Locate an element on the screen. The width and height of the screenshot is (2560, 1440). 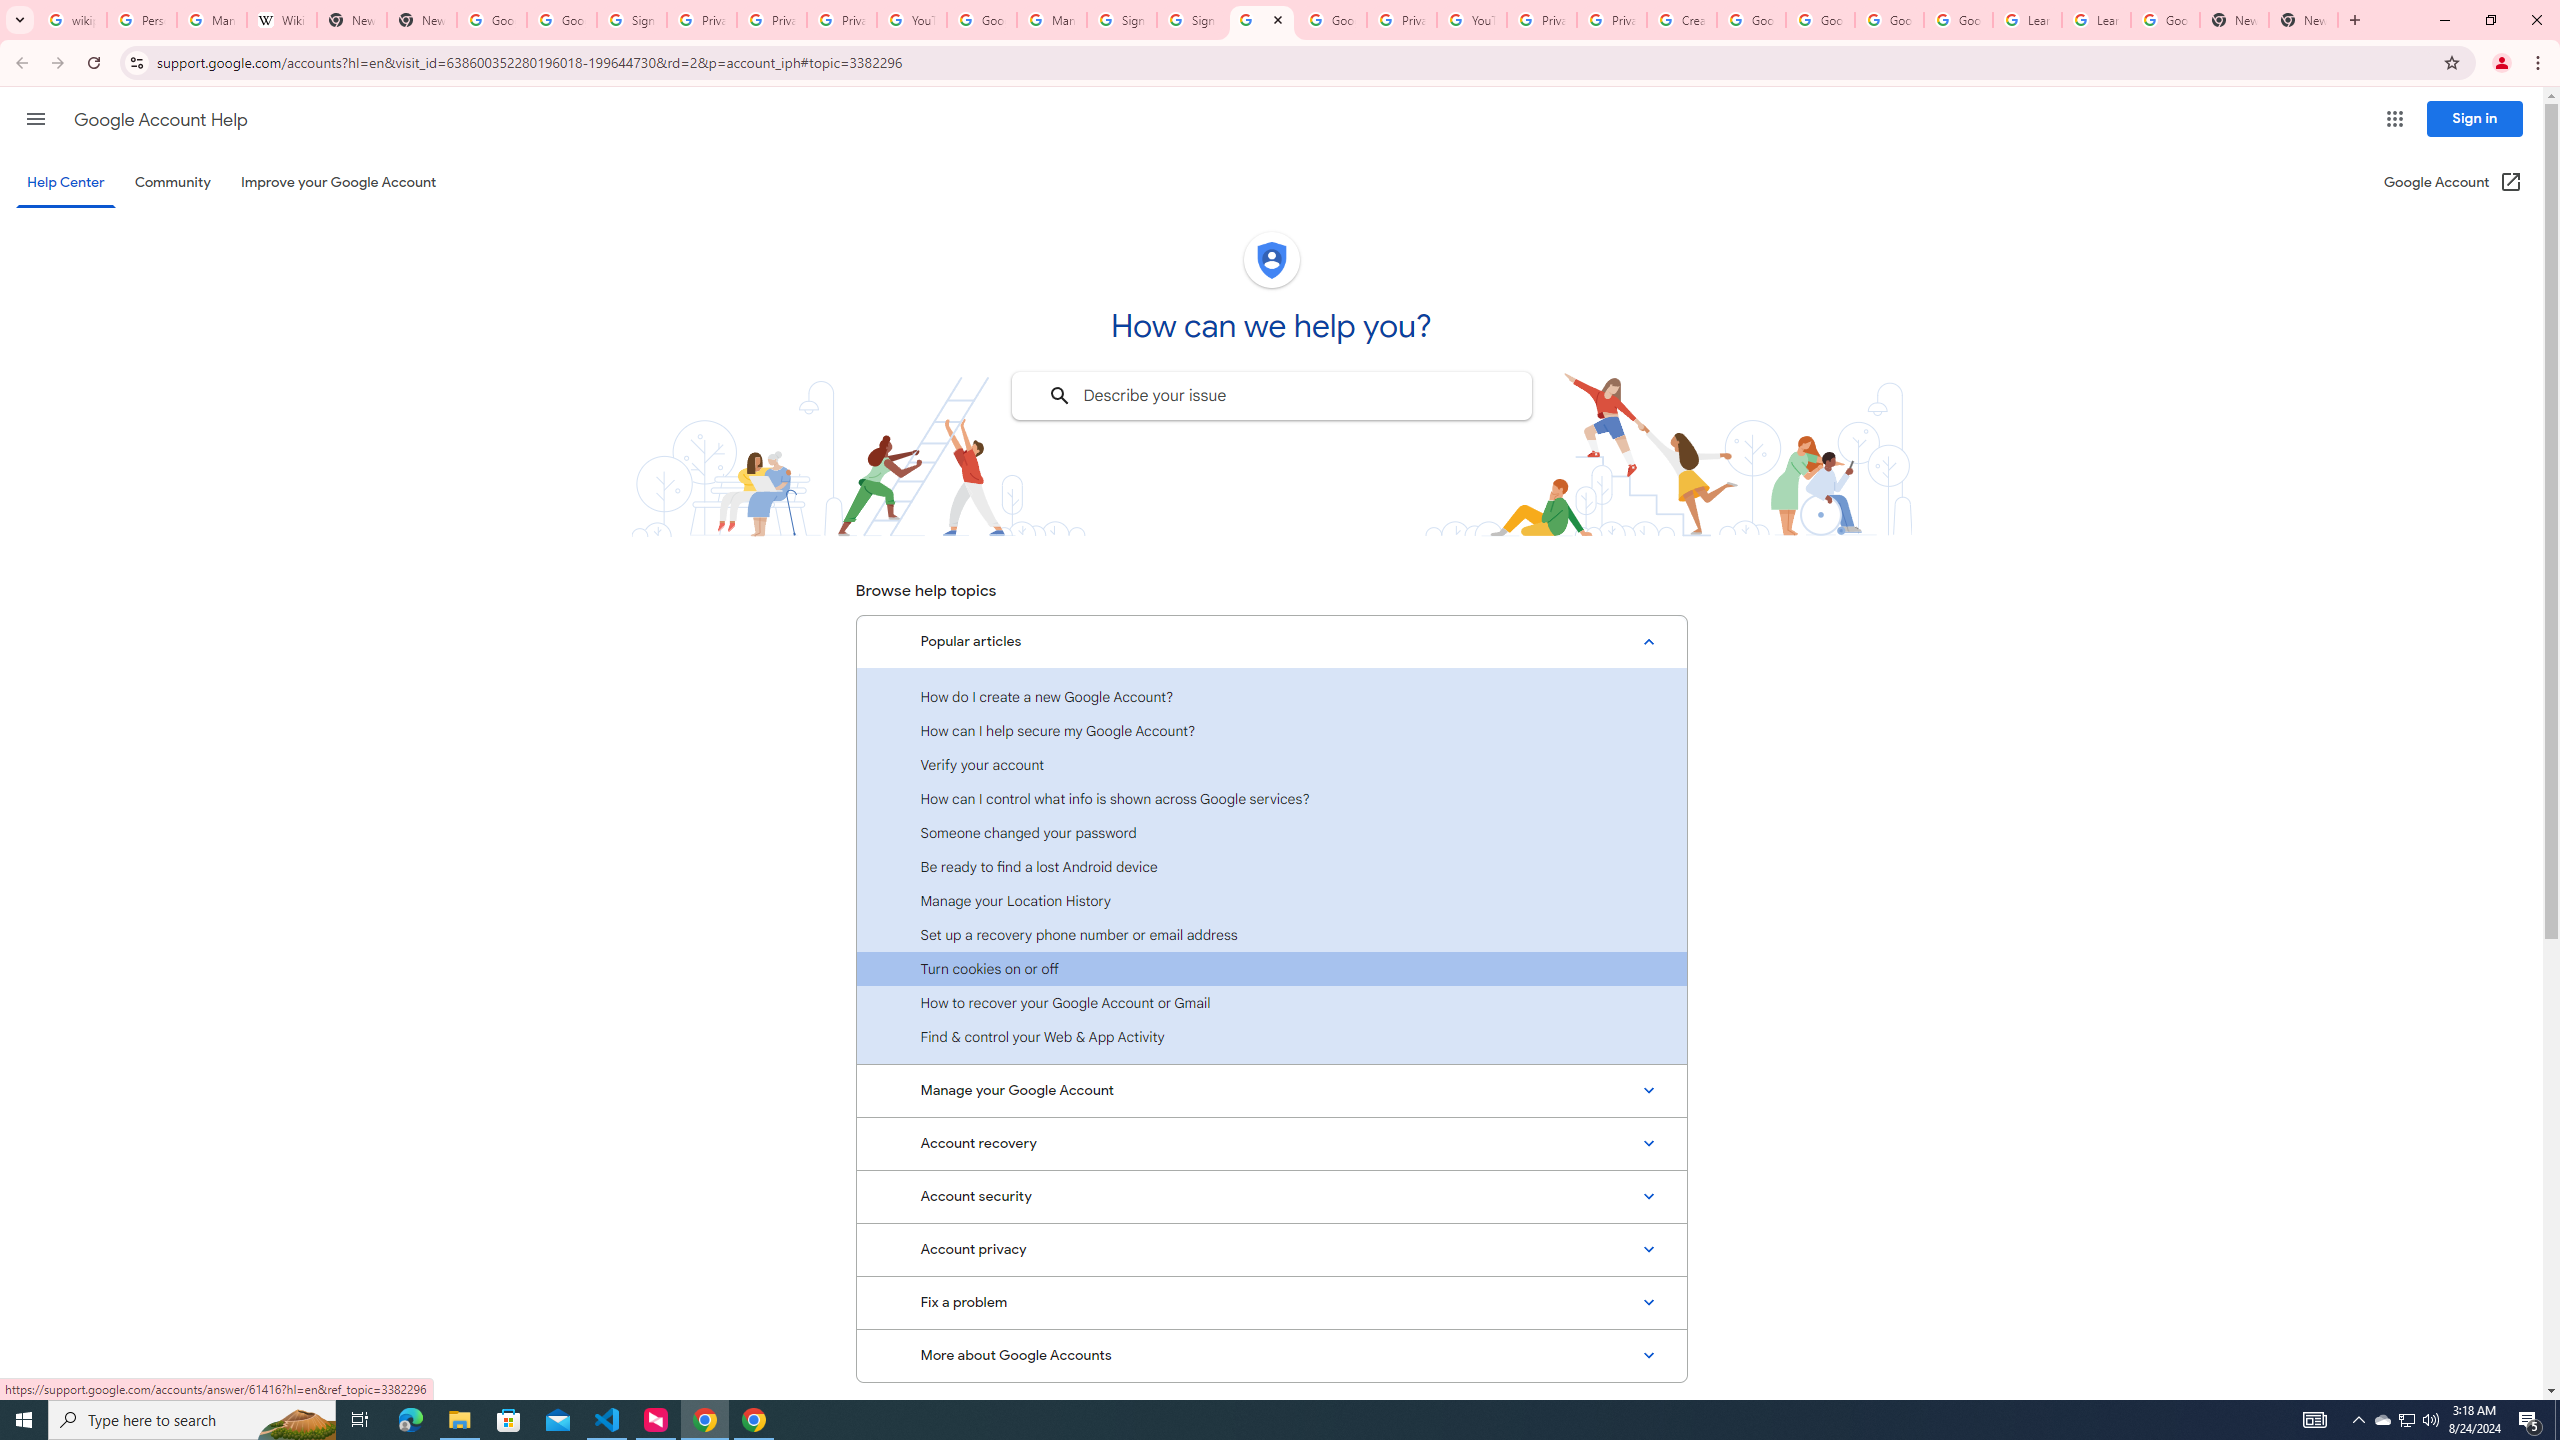
'Verify your account' is located at coordinates (1271, 763).